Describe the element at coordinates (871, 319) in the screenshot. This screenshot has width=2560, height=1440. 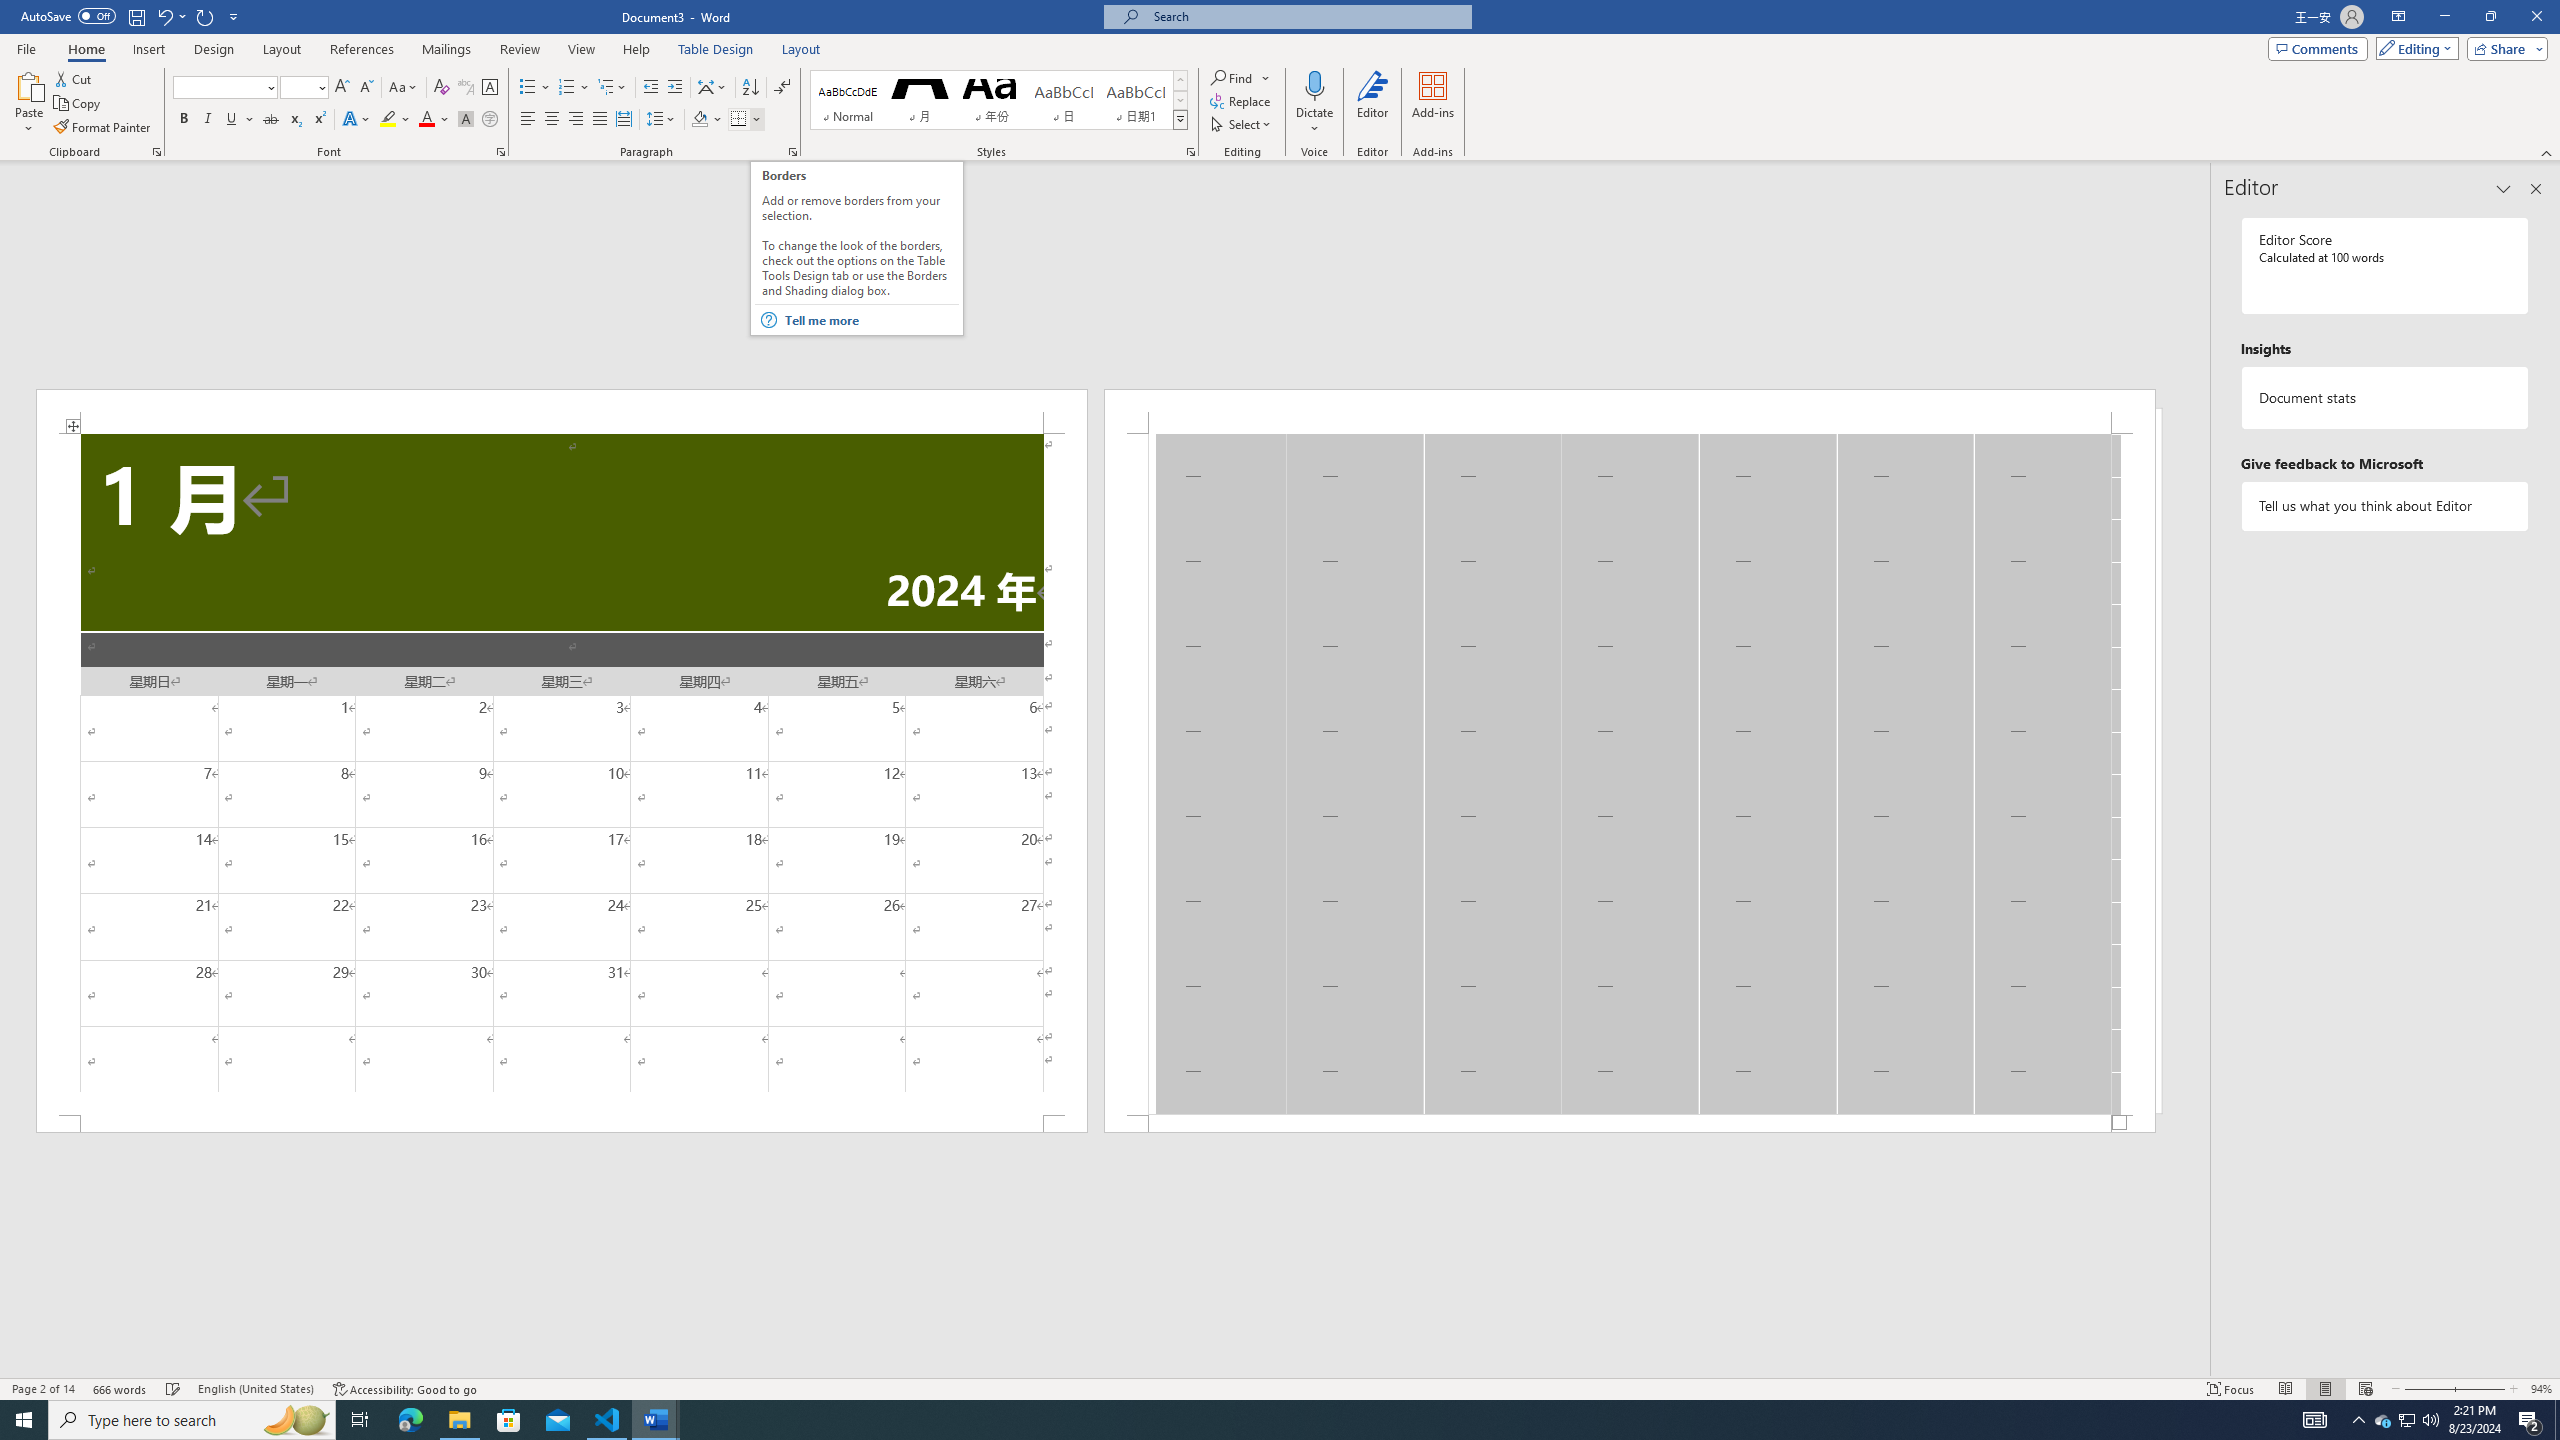
I see `'Tell me more'` at that location.